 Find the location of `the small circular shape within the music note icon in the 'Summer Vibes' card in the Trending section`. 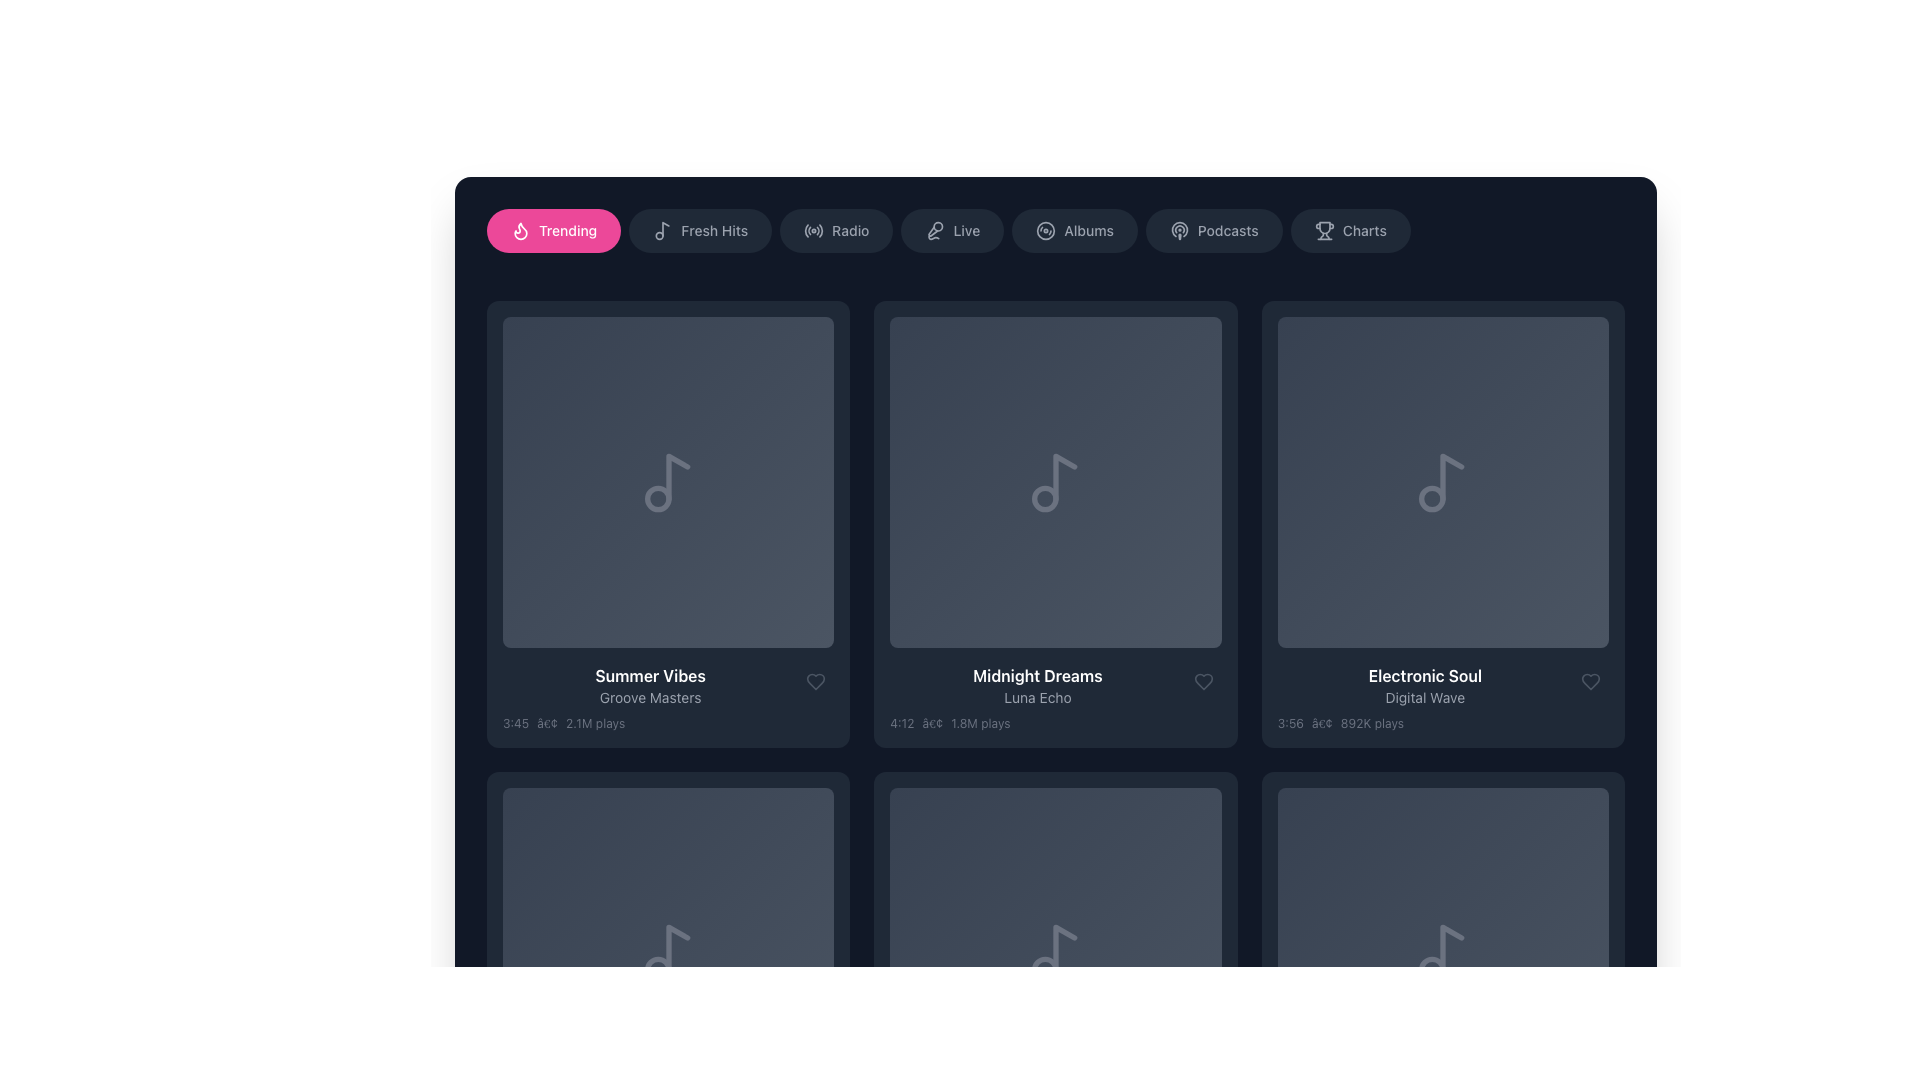

the small circular shape within the music note icon in the 'Summer Vibes' card in the Trending section is located at coordinates (657, 497).